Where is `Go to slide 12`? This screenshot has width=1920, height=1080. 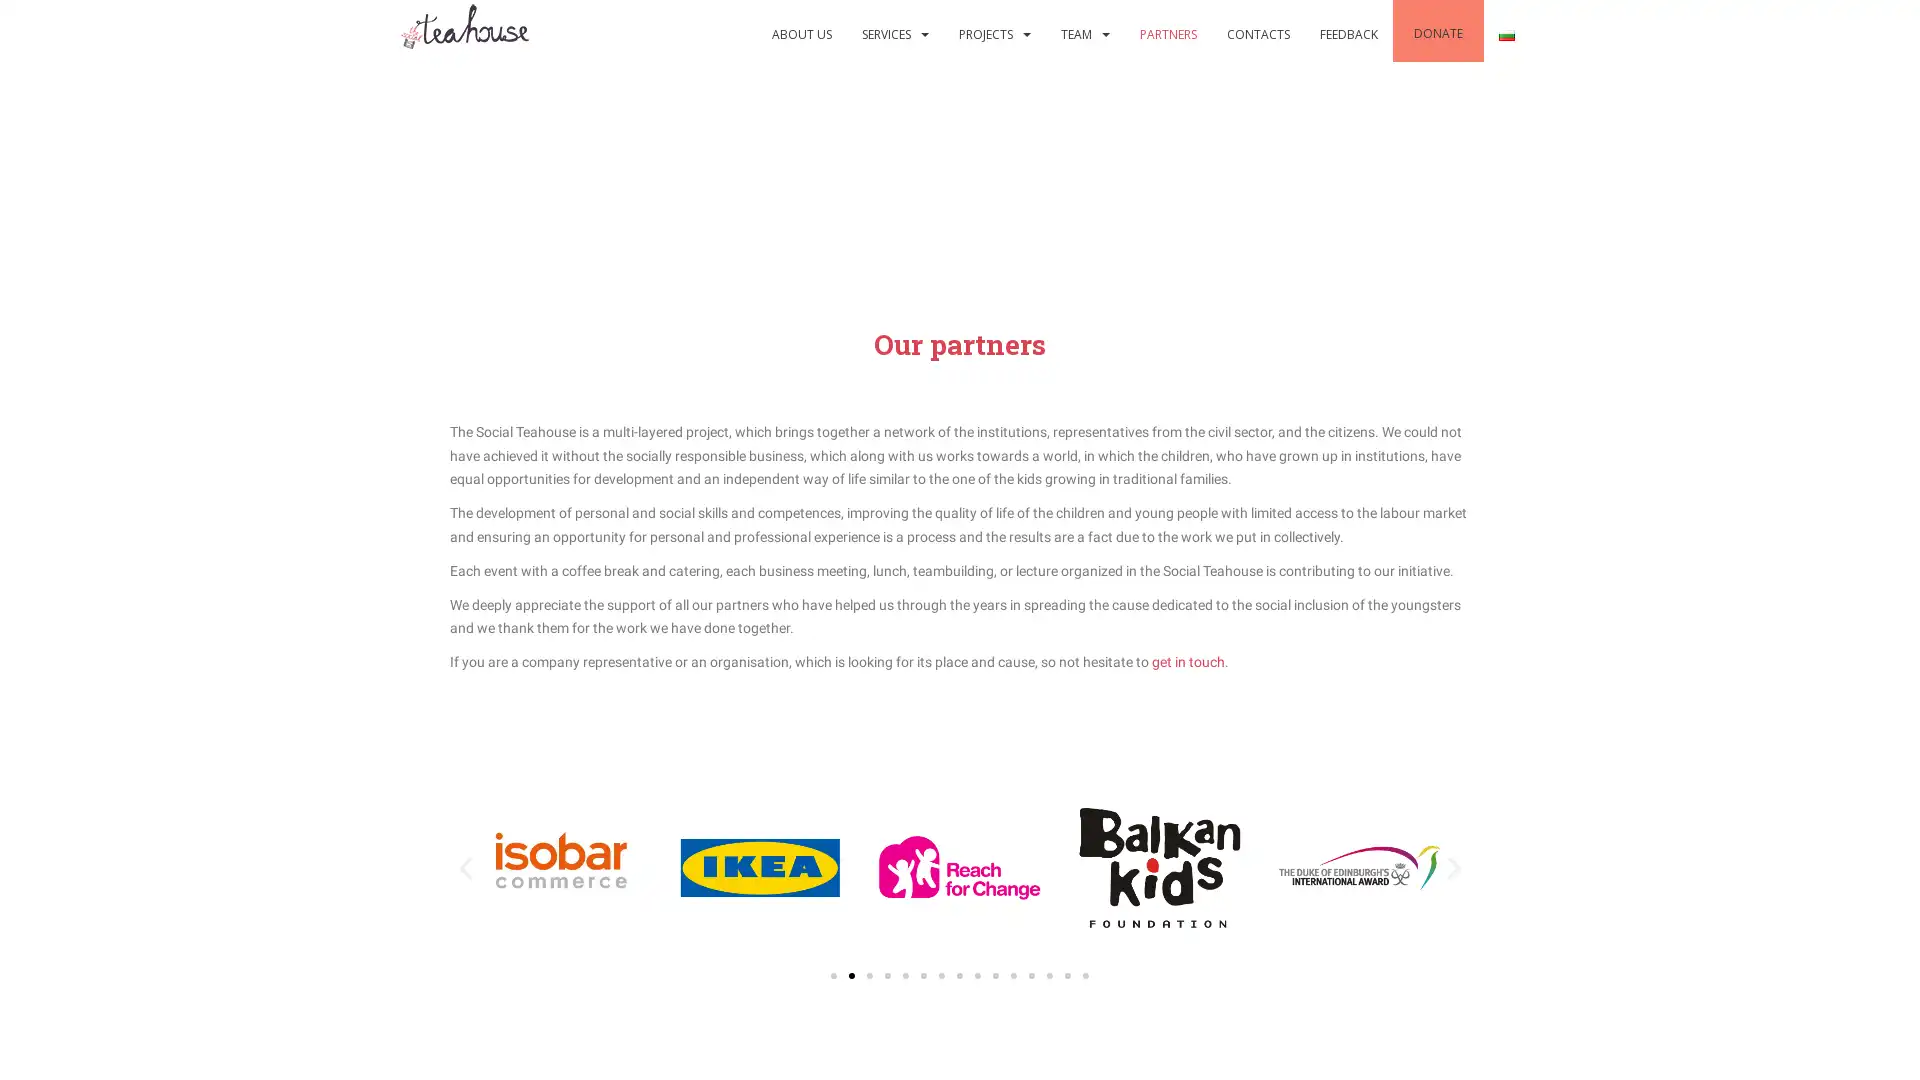 Go to slide 12 is located at coordinates (1032, 974).